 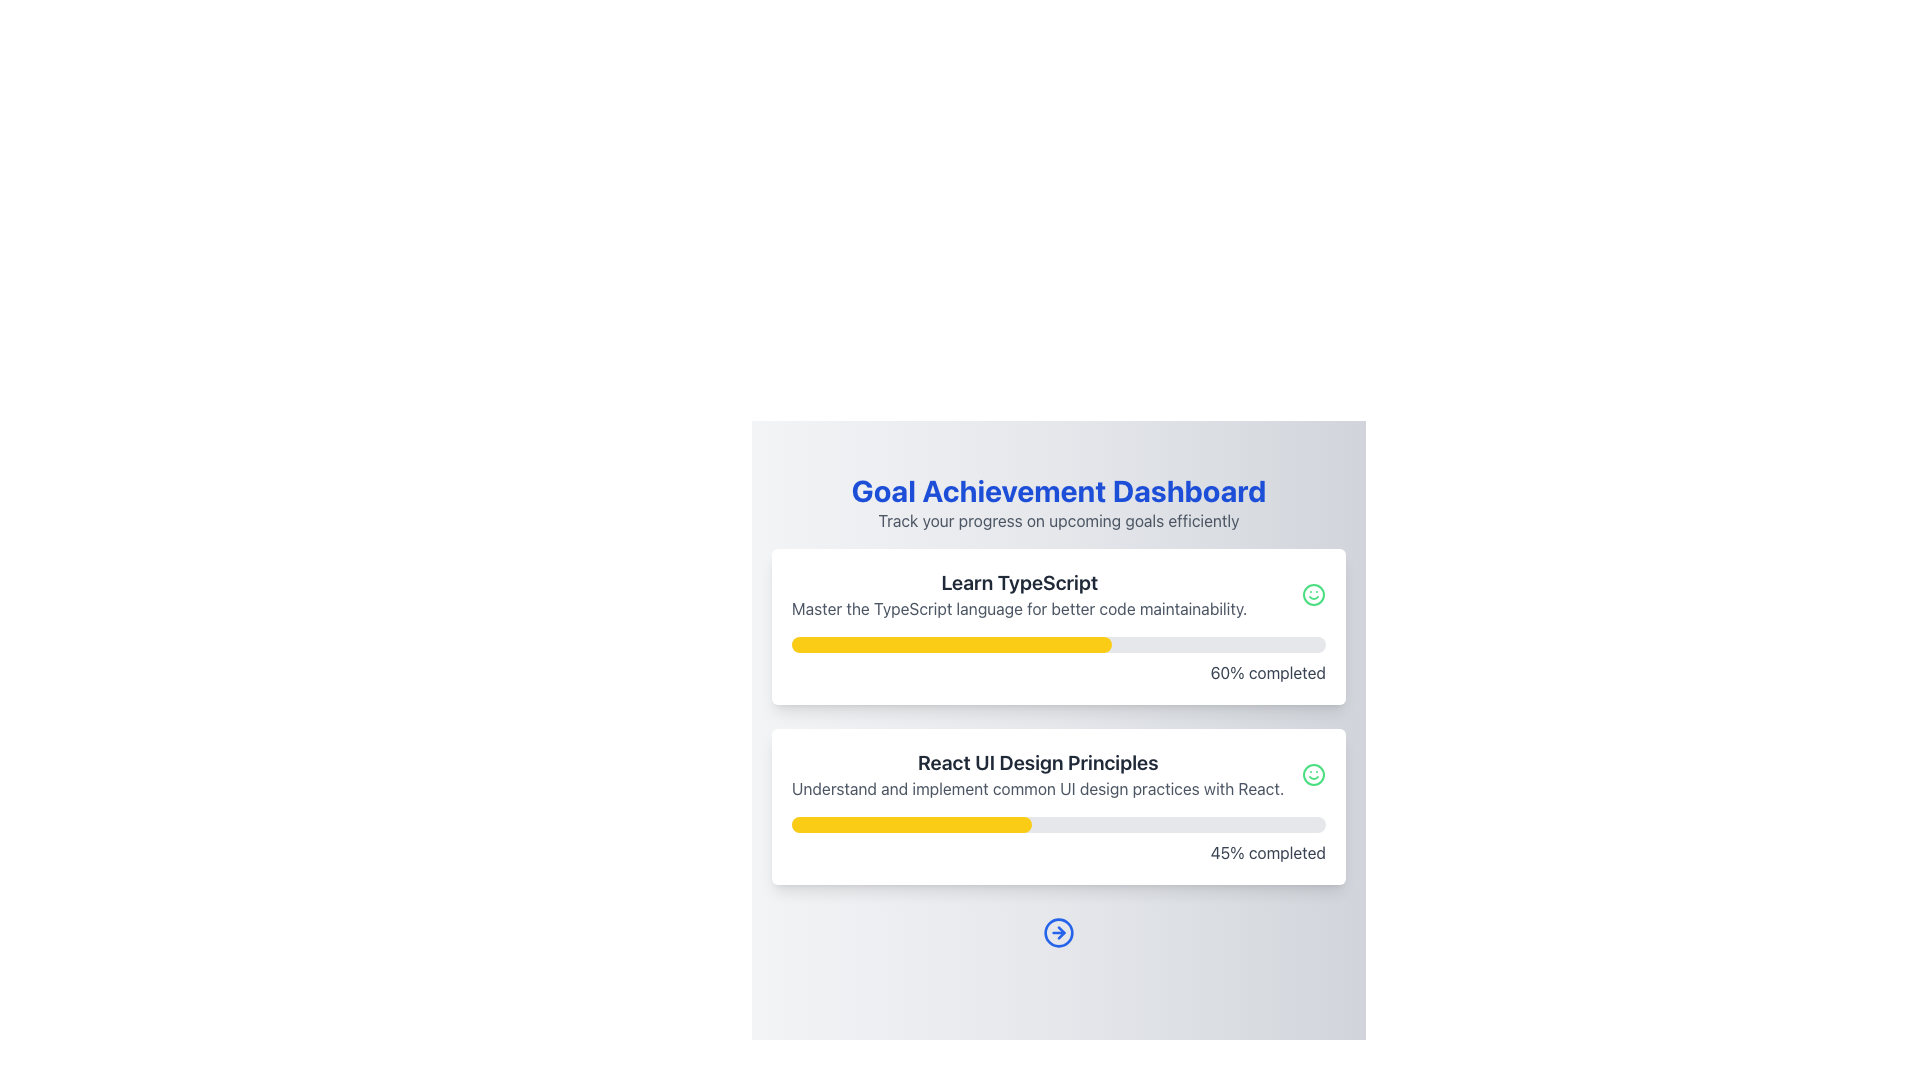 I want to click on text label titled 'Learn TypeScript' located at the top-center of the card, just above the descriptive text, so click(x=1019, y=582).